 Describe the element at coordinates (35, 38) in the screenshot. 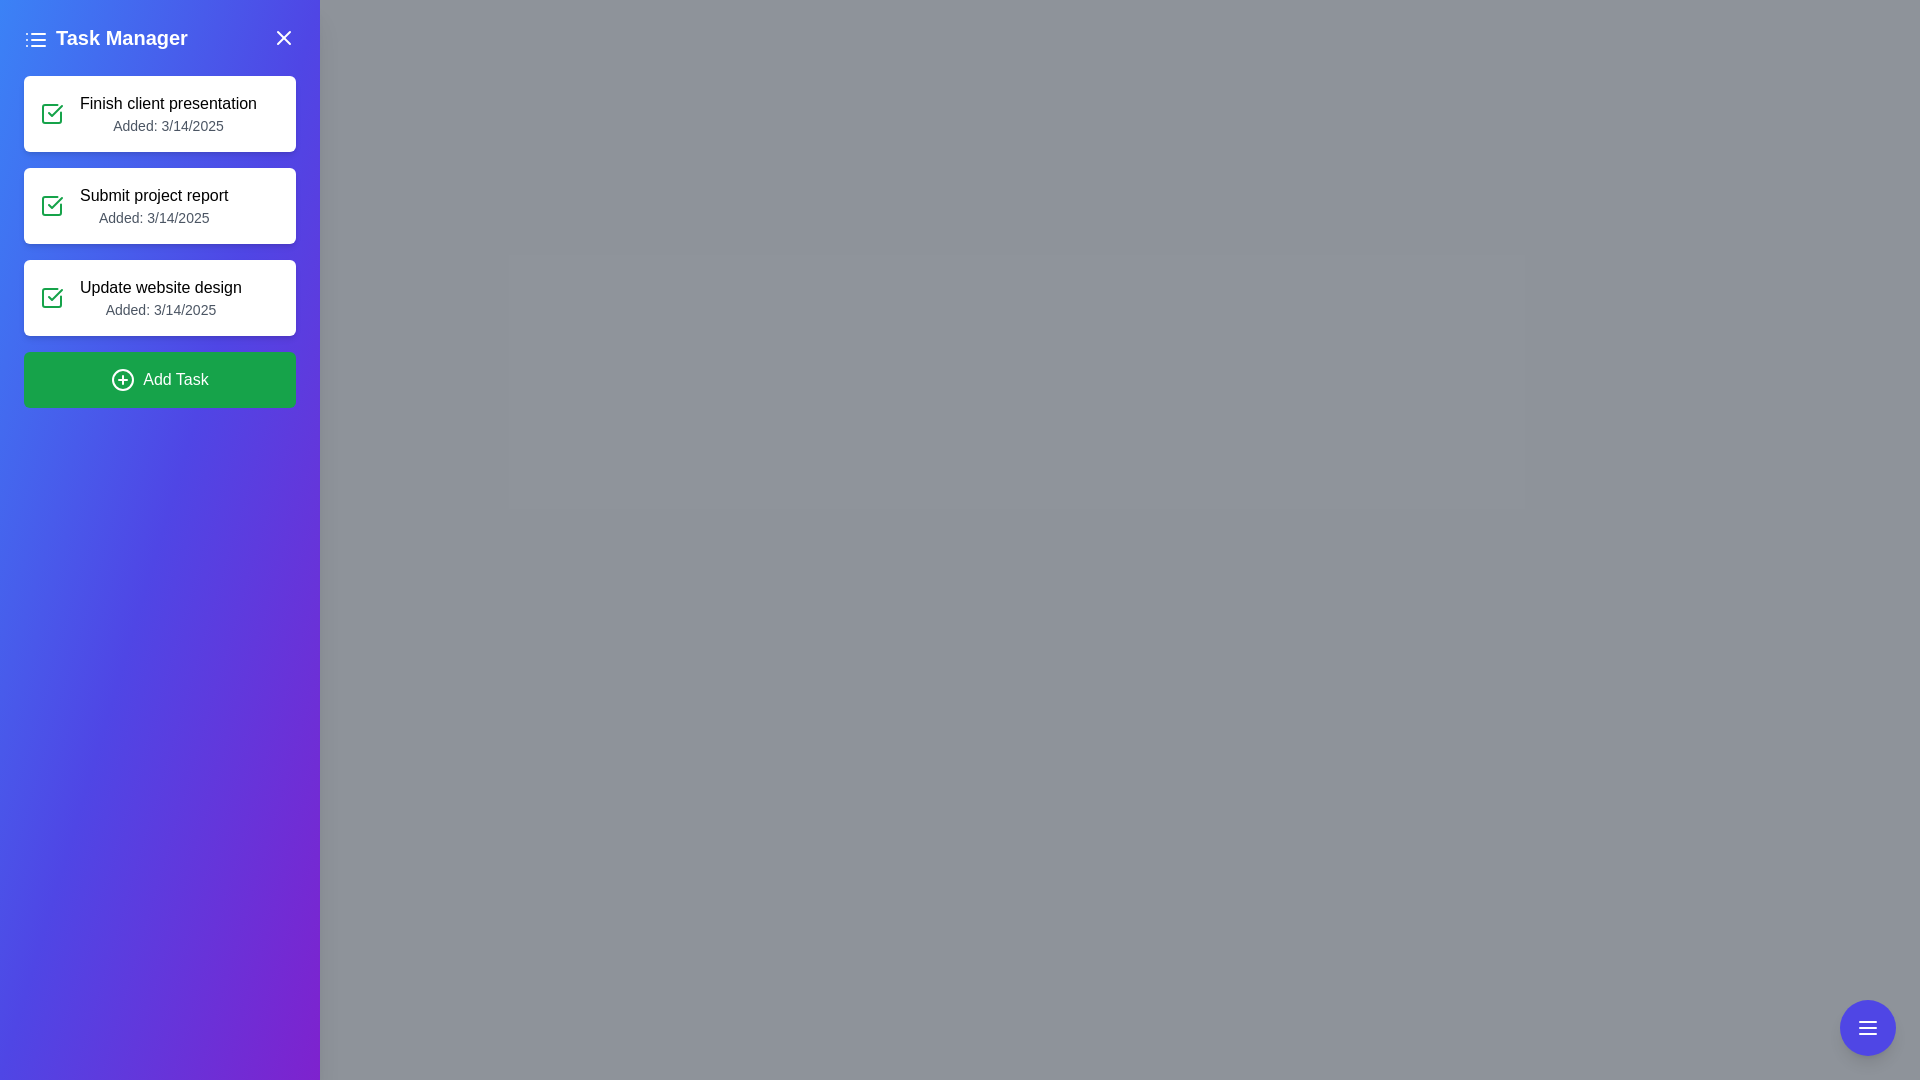

I see `the SVG Icon located in the 'Task Manager' title area, which is positioned to the left of the 'Task Manager' text and adjacent to the close button` at that location.